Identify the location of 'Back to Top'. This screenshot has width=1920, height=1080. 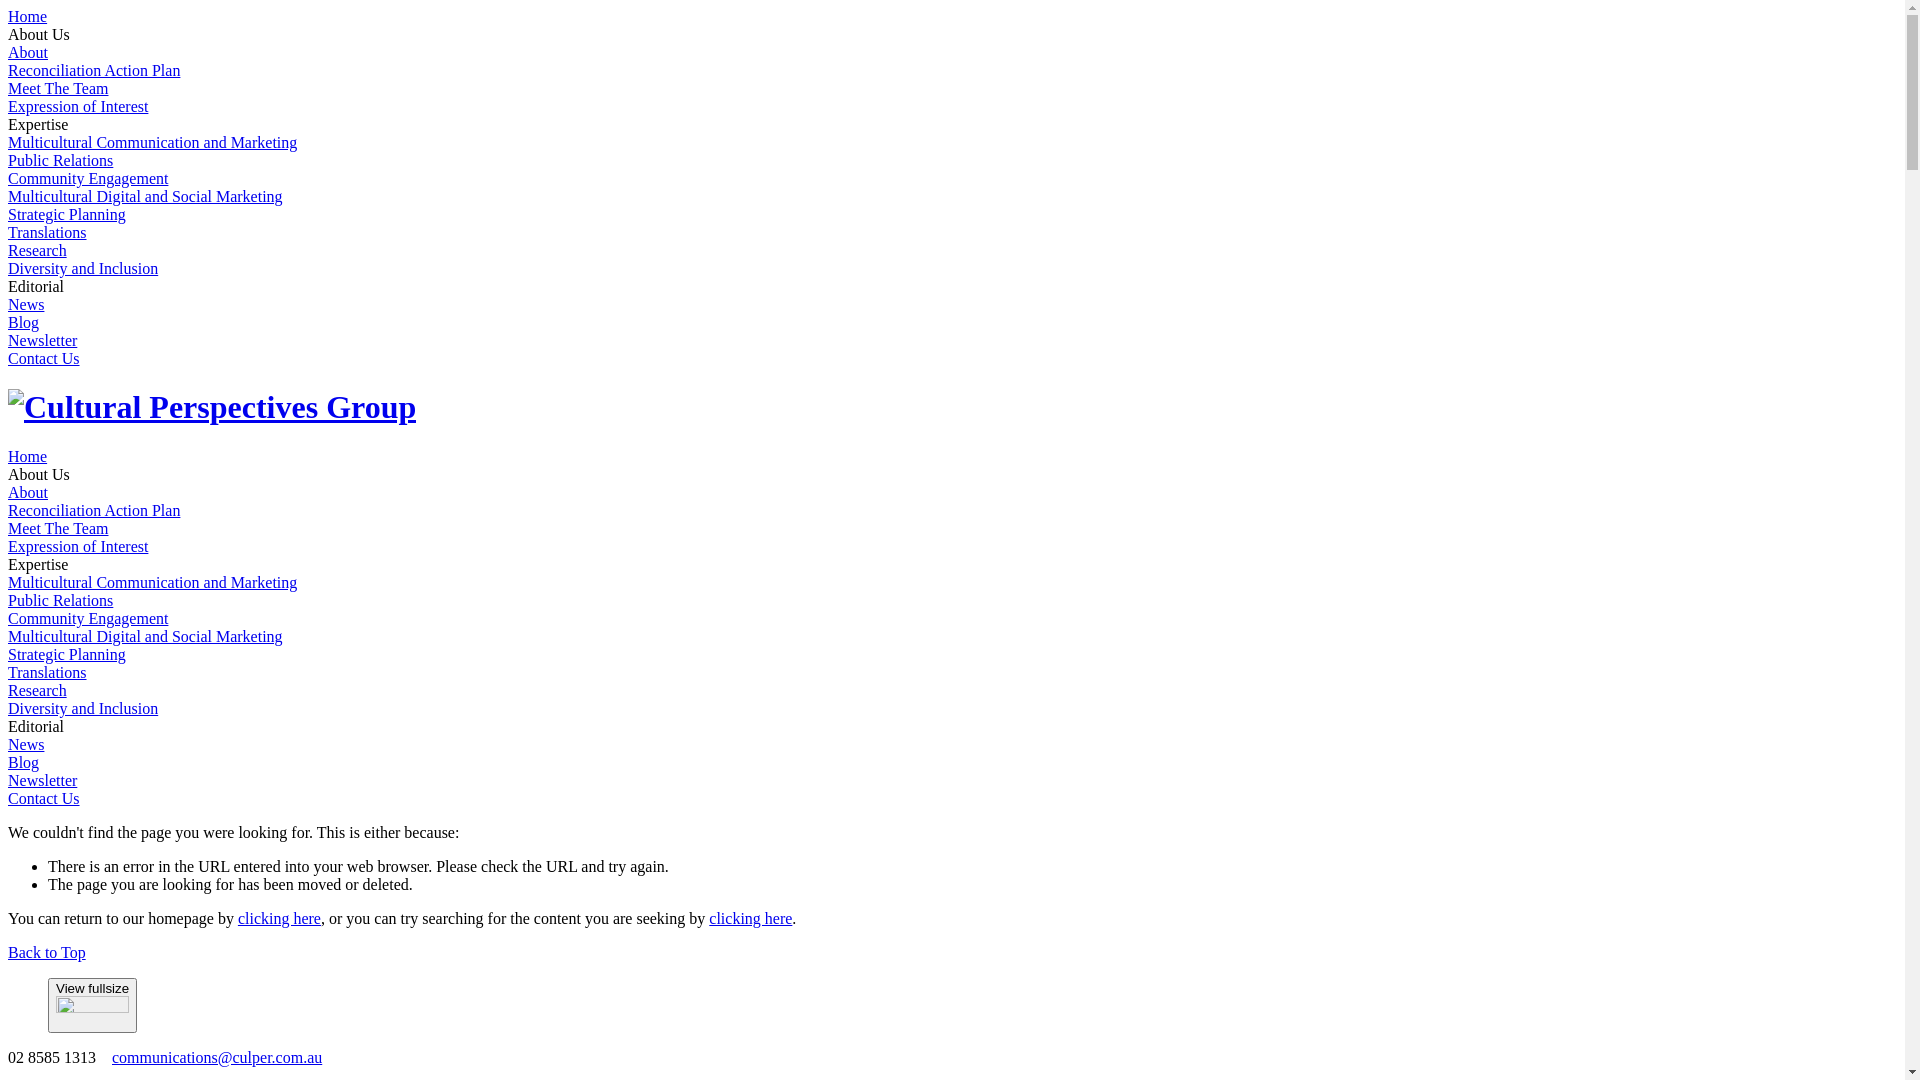
(8, 951).